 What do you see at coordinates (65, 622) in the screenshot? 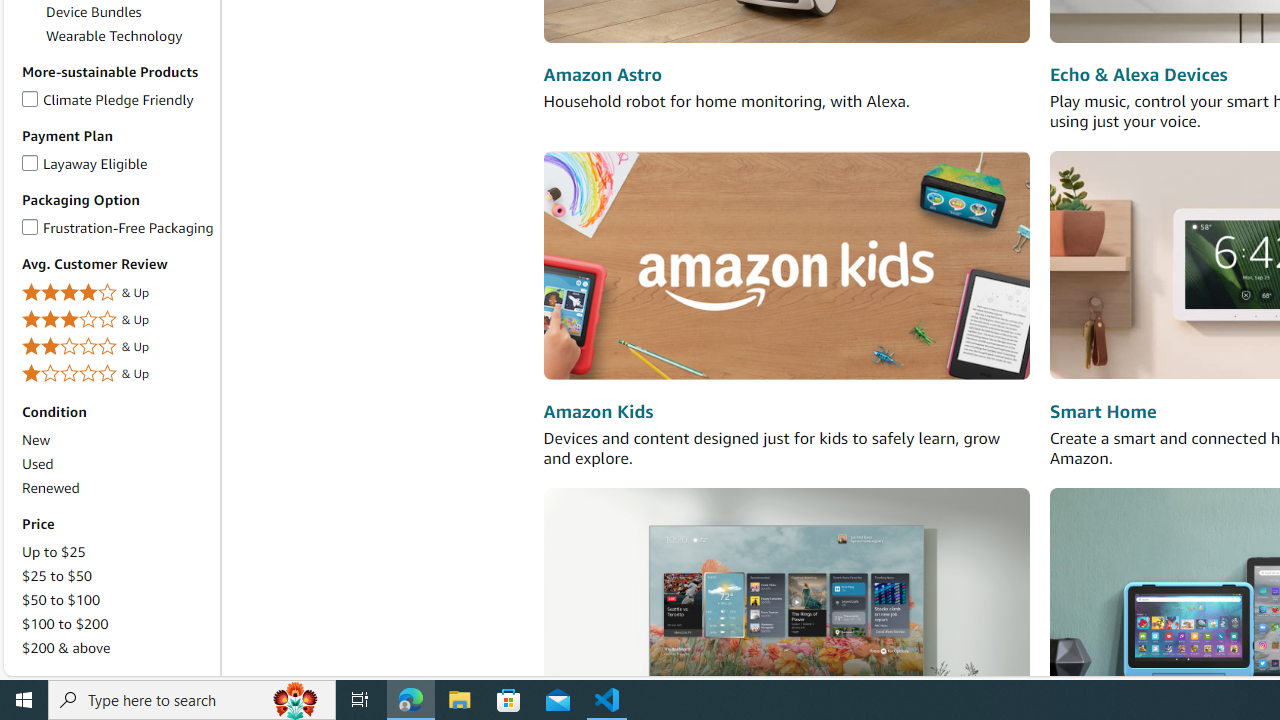
I see `'$100 to $200'` at bounding box center [65, 622].